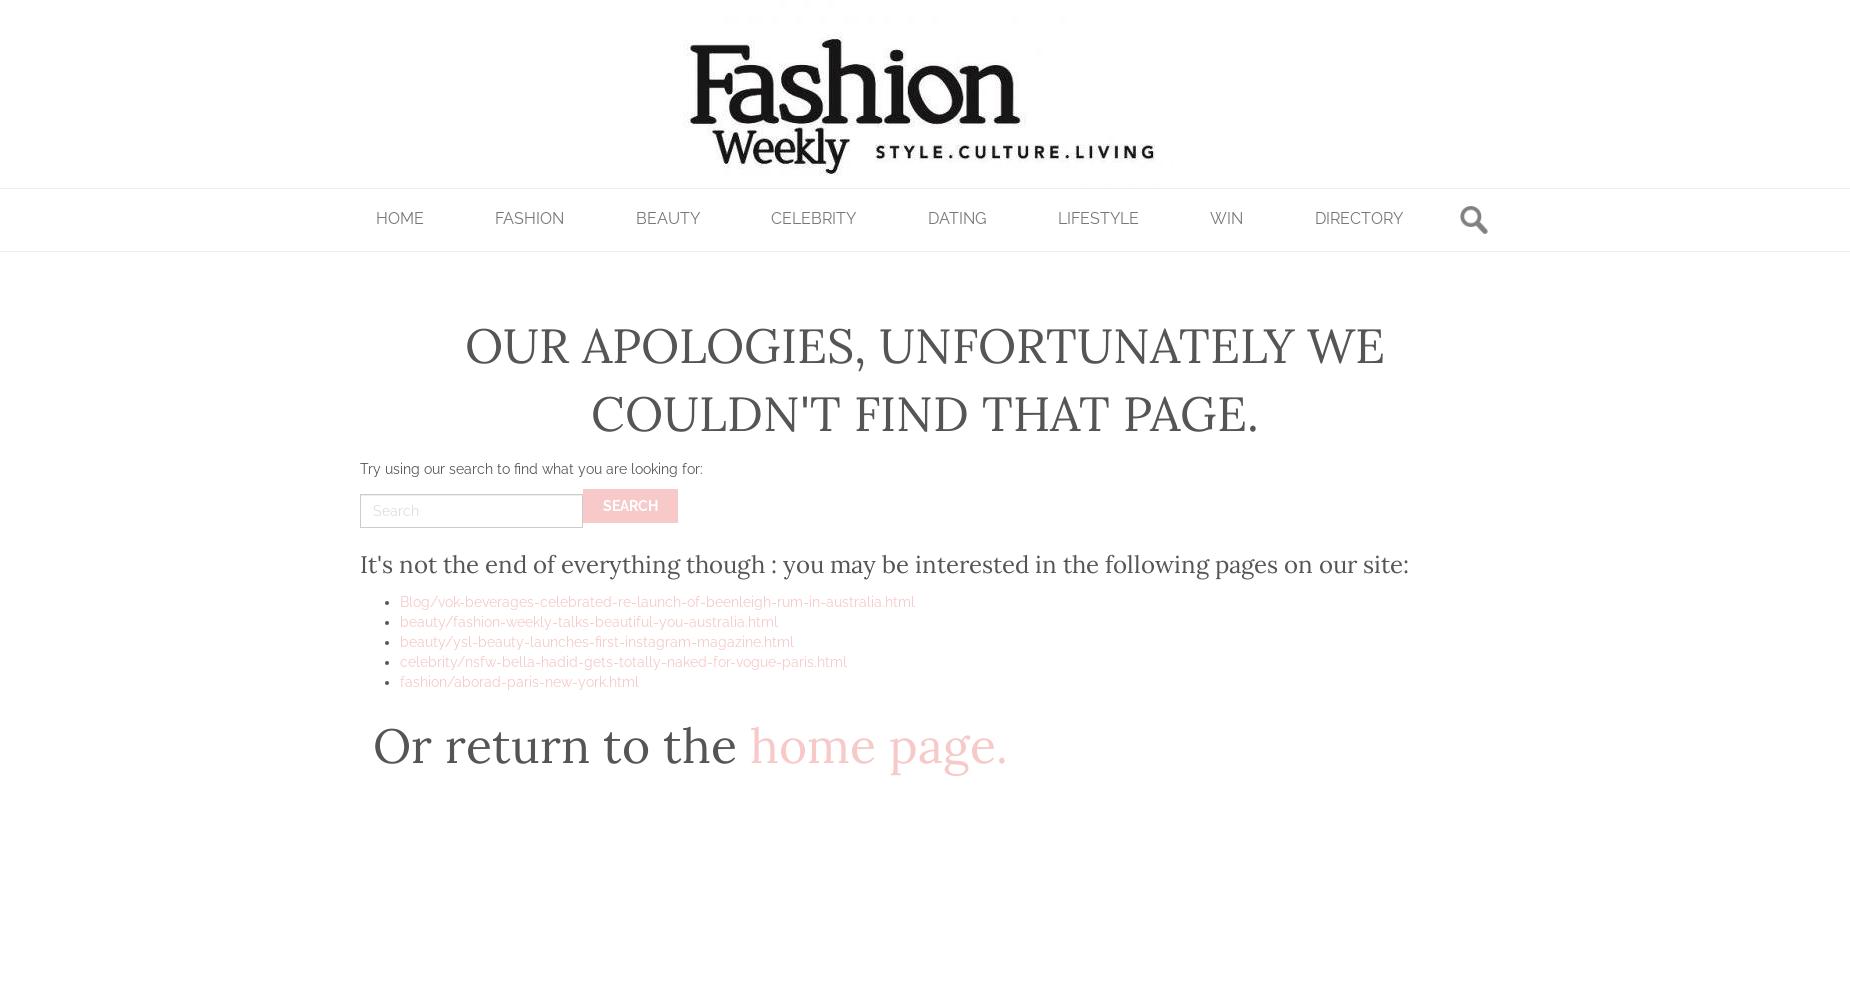 The width and height of the screenshot is (1850, 1001). I want to click on 'beauty/ysl-beauty-launches-first-instagram-magazine.html', so click(596, 642).